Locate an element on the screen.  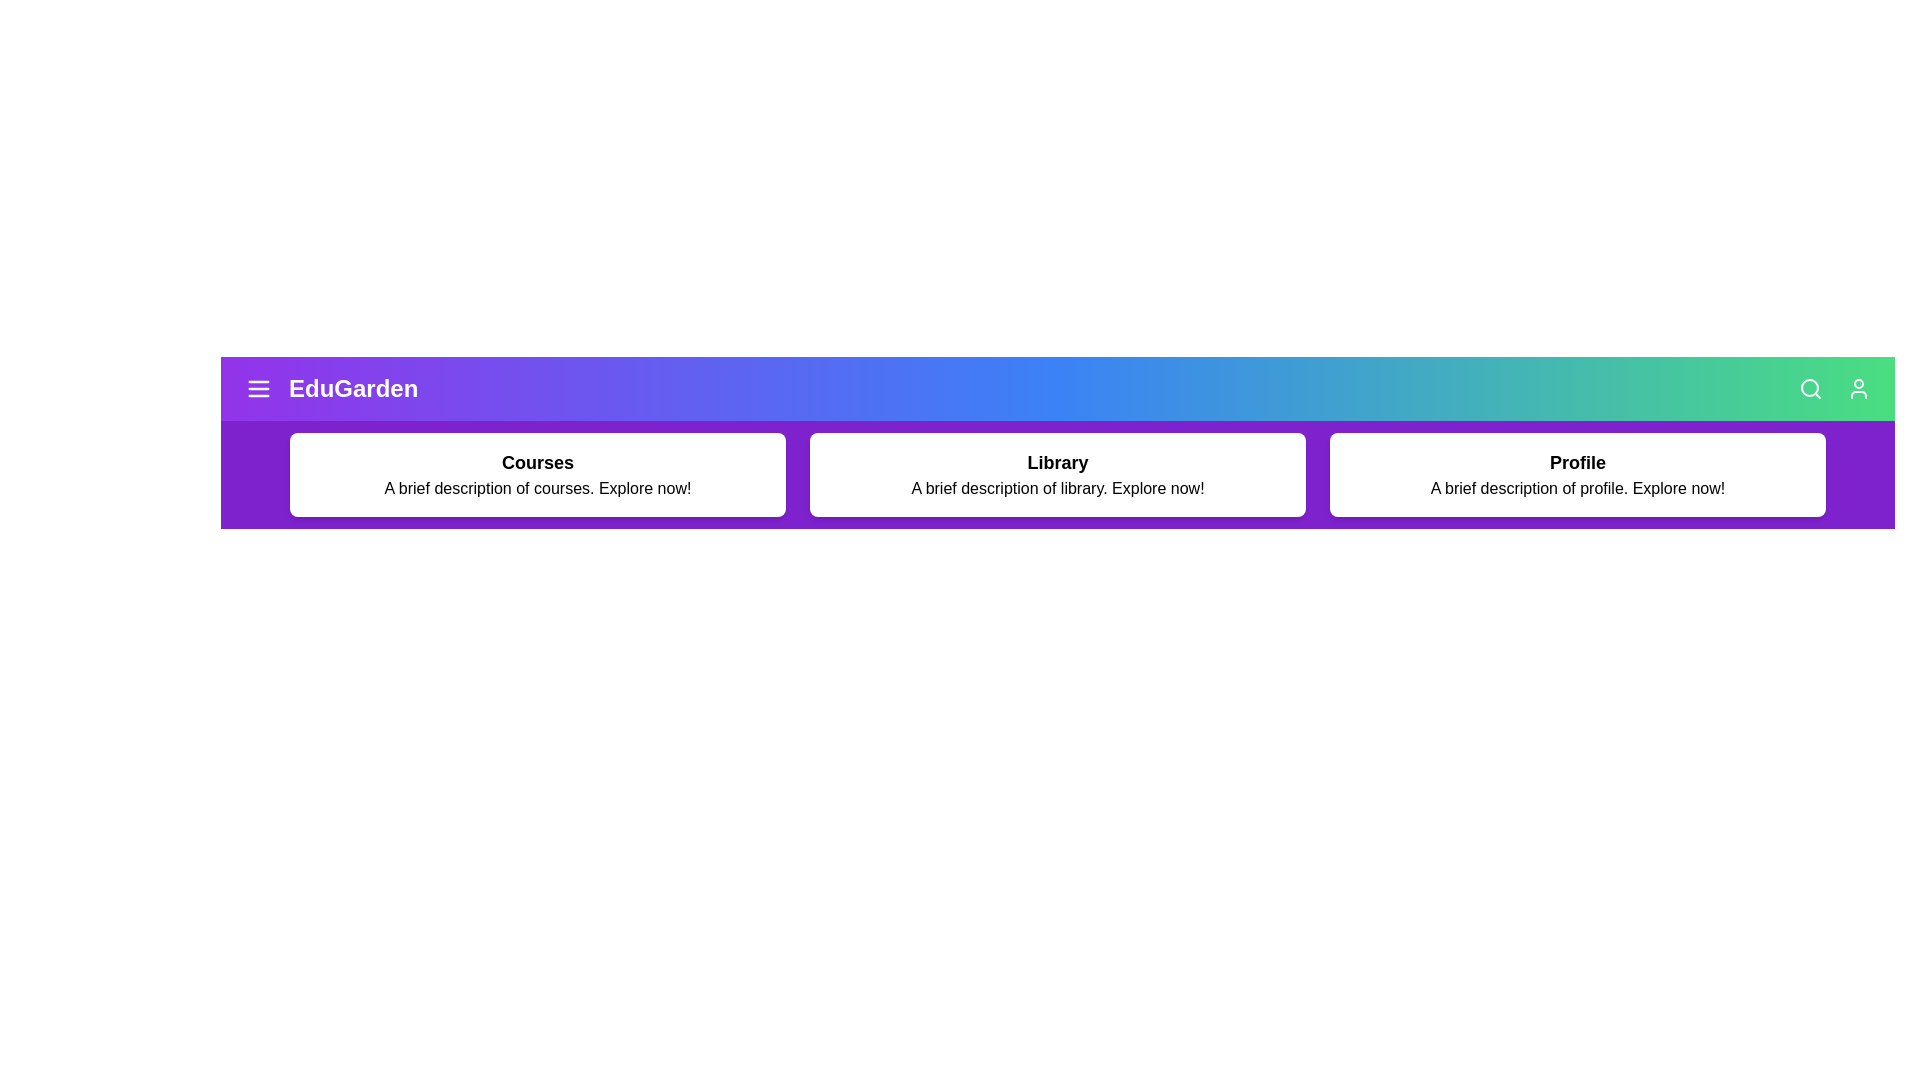
the menu icon to toggle the visibility of the menu is located at coordinates (258, 389).